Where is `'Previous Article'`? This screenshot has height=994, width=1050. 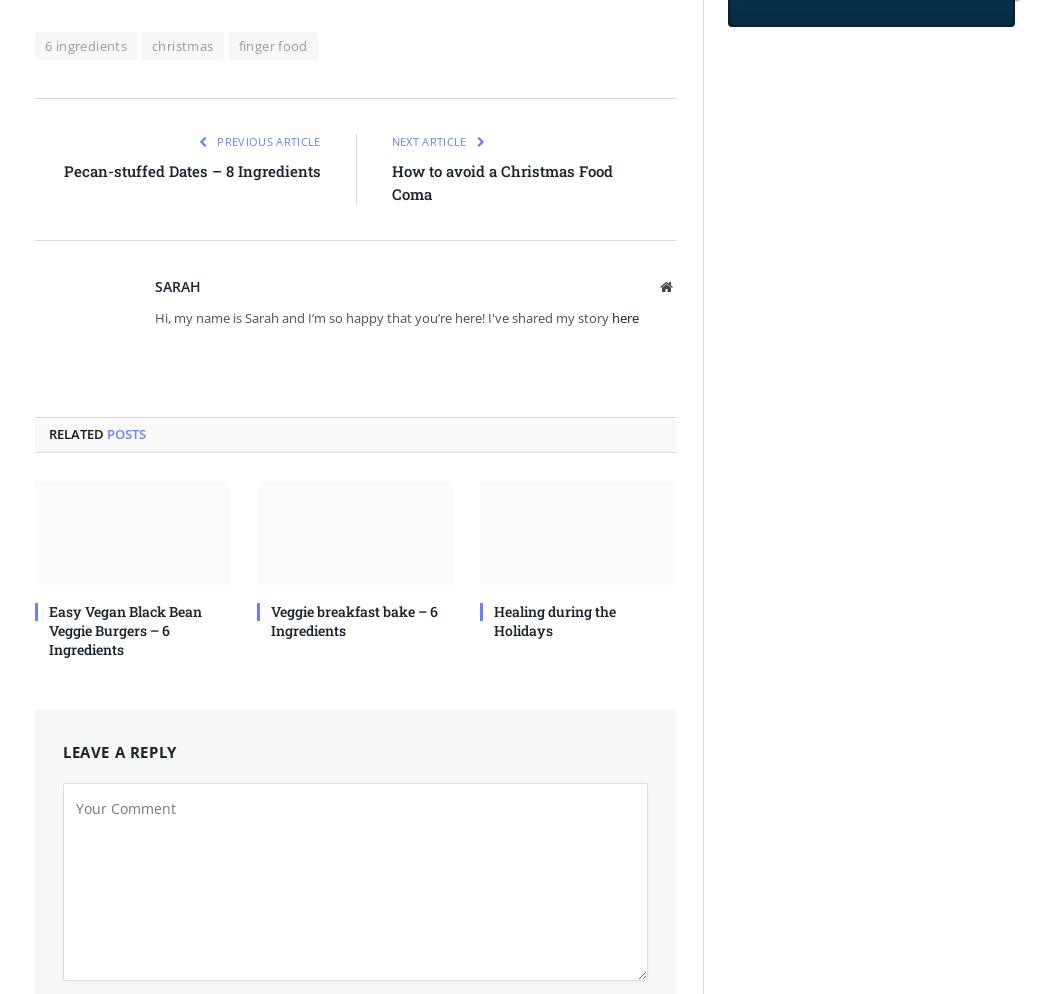 'Previous Article' is located at coordinates (266, 139).